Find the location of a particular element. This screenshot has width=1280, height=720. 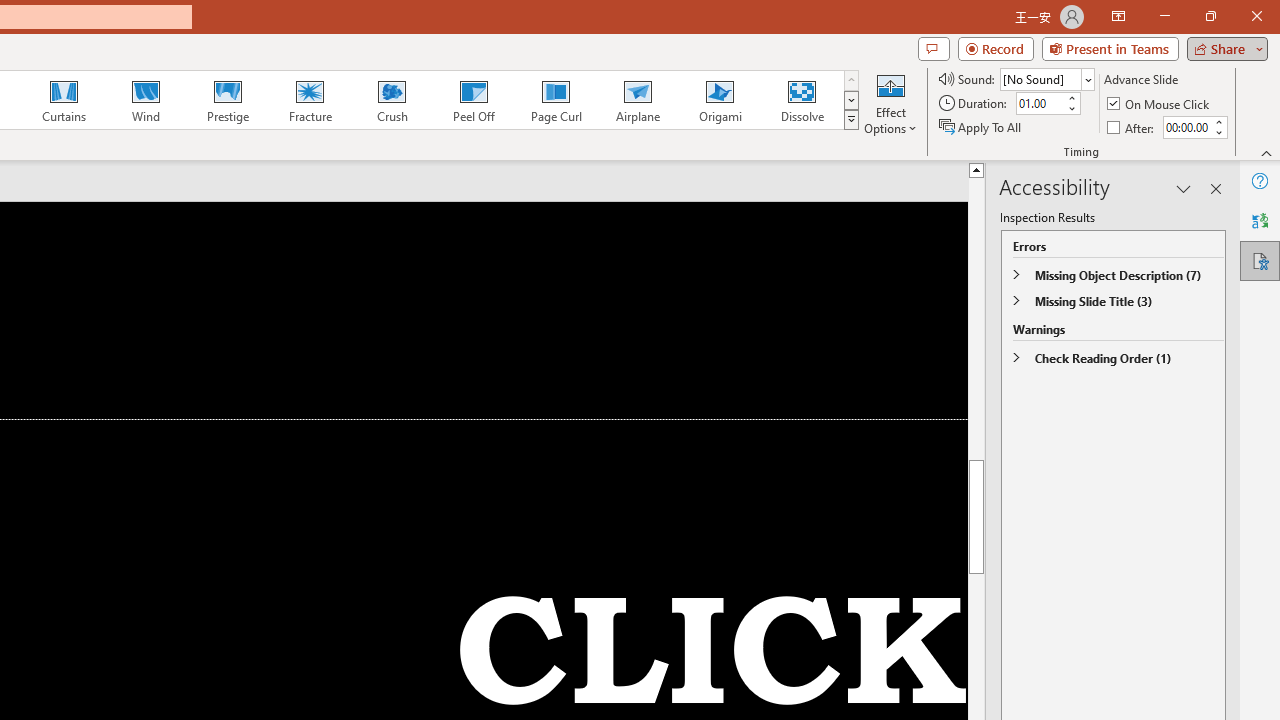

'Duration' is located at coordinates (1040, 103).